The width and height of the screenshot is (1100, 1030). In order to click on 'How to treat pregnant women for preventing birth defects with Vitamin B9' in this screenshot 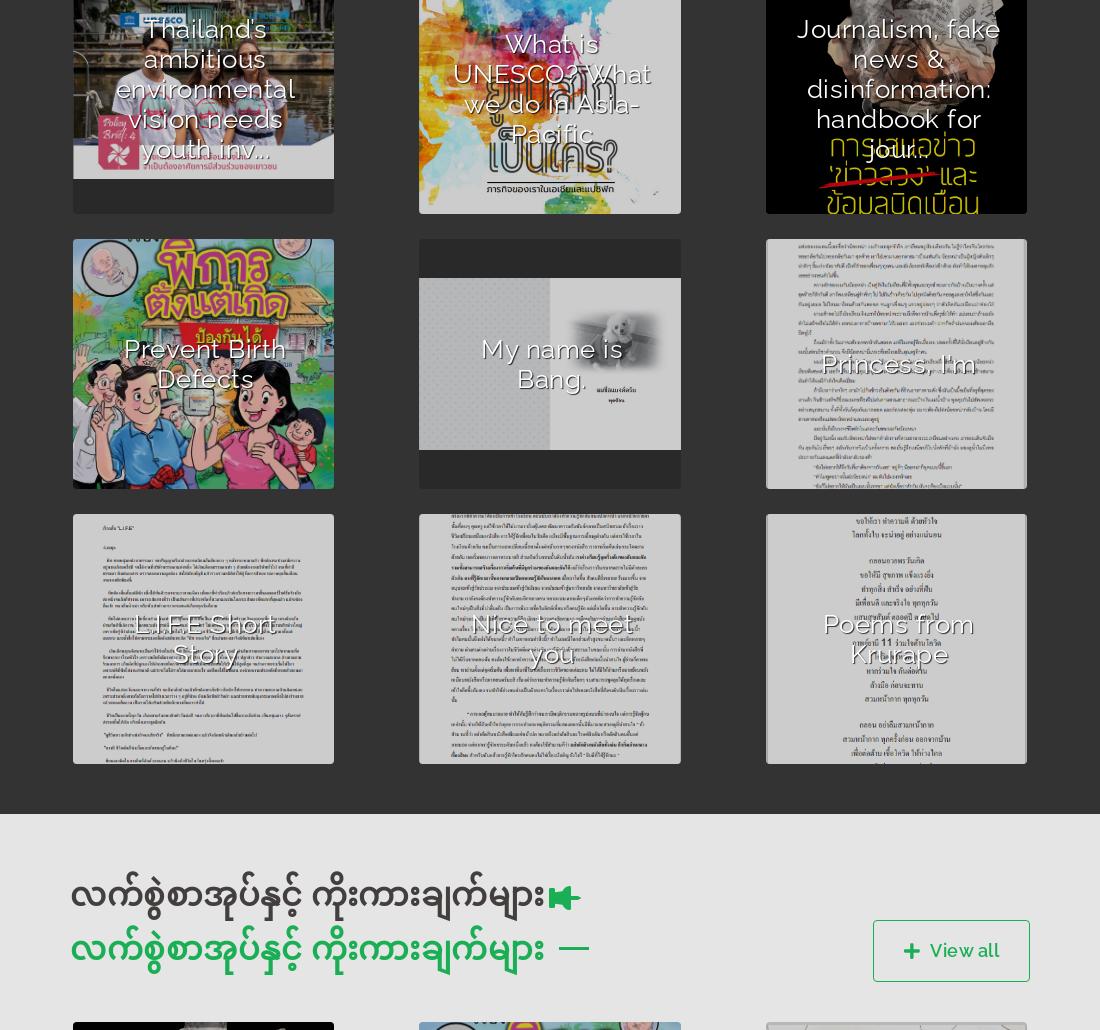, I will do `click(100, 399)`.